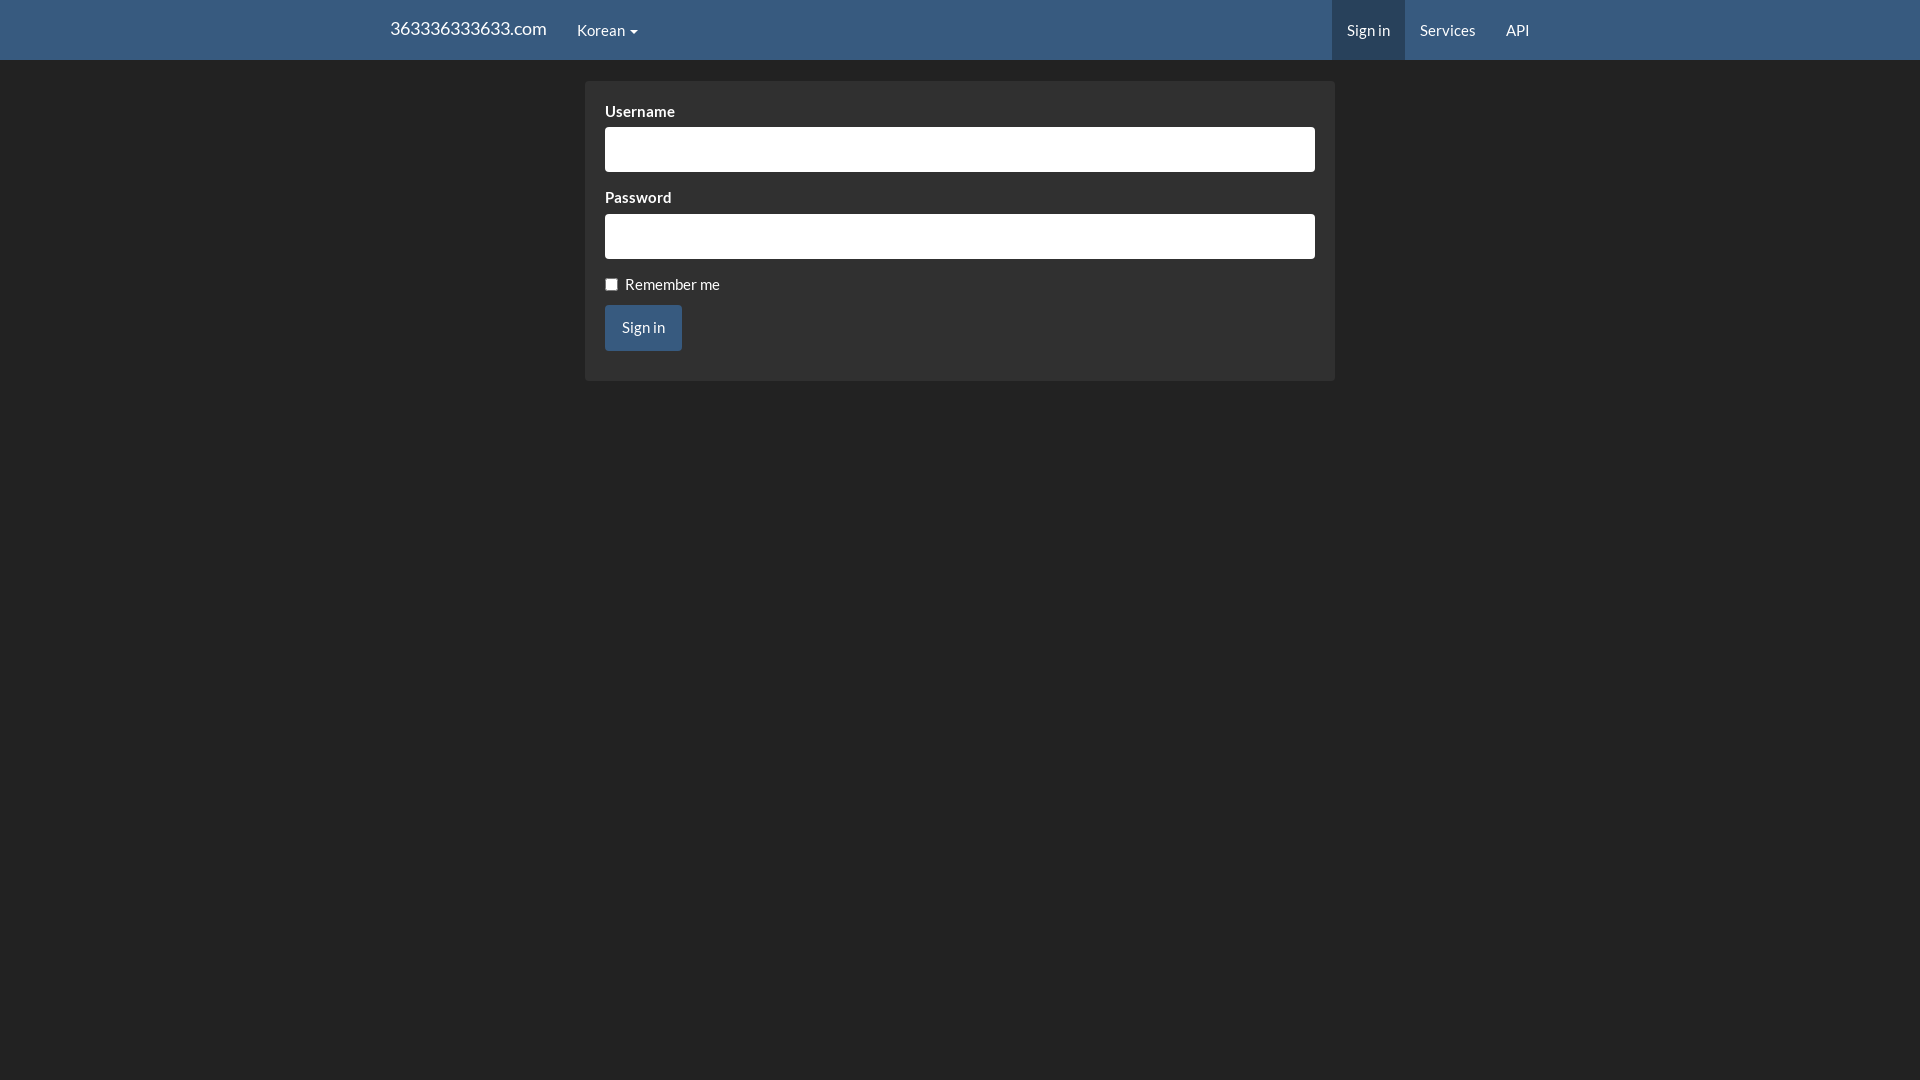 This screenshot has width=1920, height=1080. What do you see at coordinates (1404, 30) in the screenshot?
I see `'Services'` at bounding box center [1404, 30].